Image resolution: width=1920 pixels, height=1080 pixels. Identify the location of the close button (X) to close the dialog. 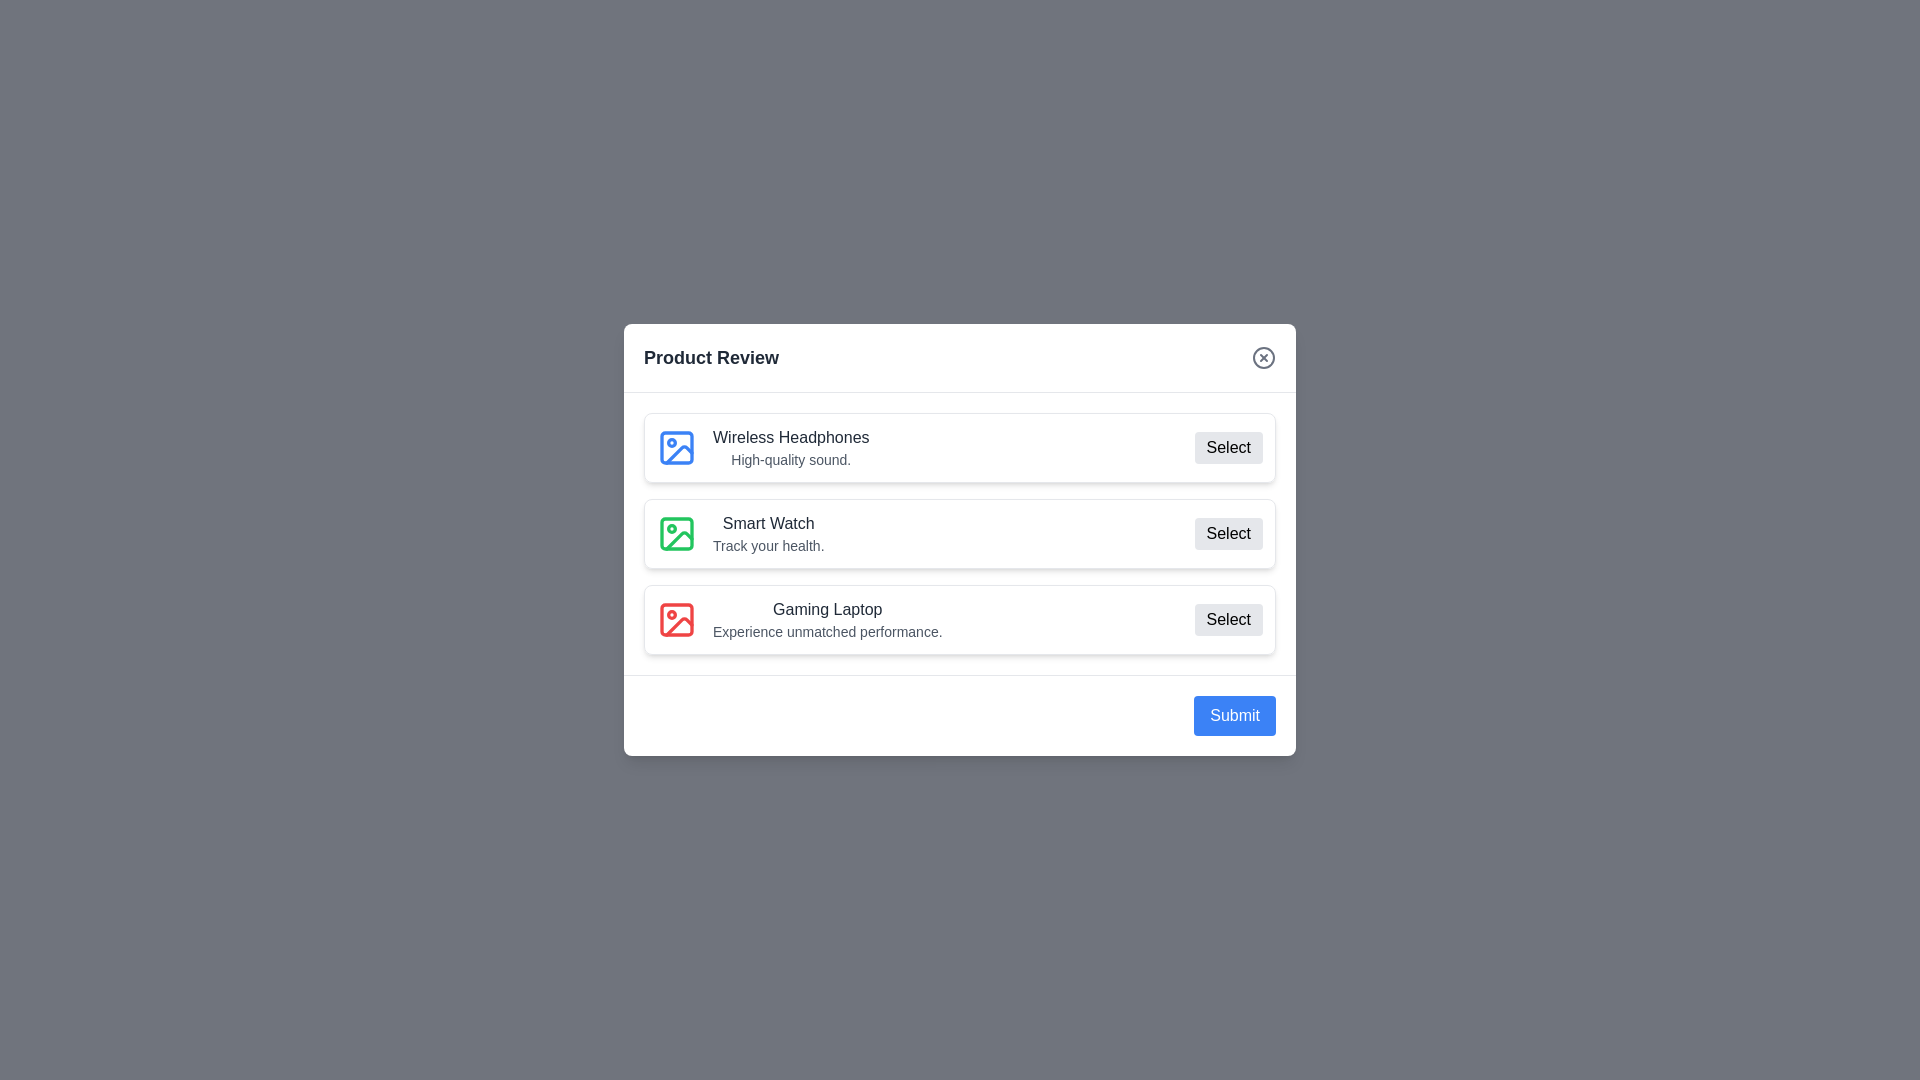
(1262, 357).